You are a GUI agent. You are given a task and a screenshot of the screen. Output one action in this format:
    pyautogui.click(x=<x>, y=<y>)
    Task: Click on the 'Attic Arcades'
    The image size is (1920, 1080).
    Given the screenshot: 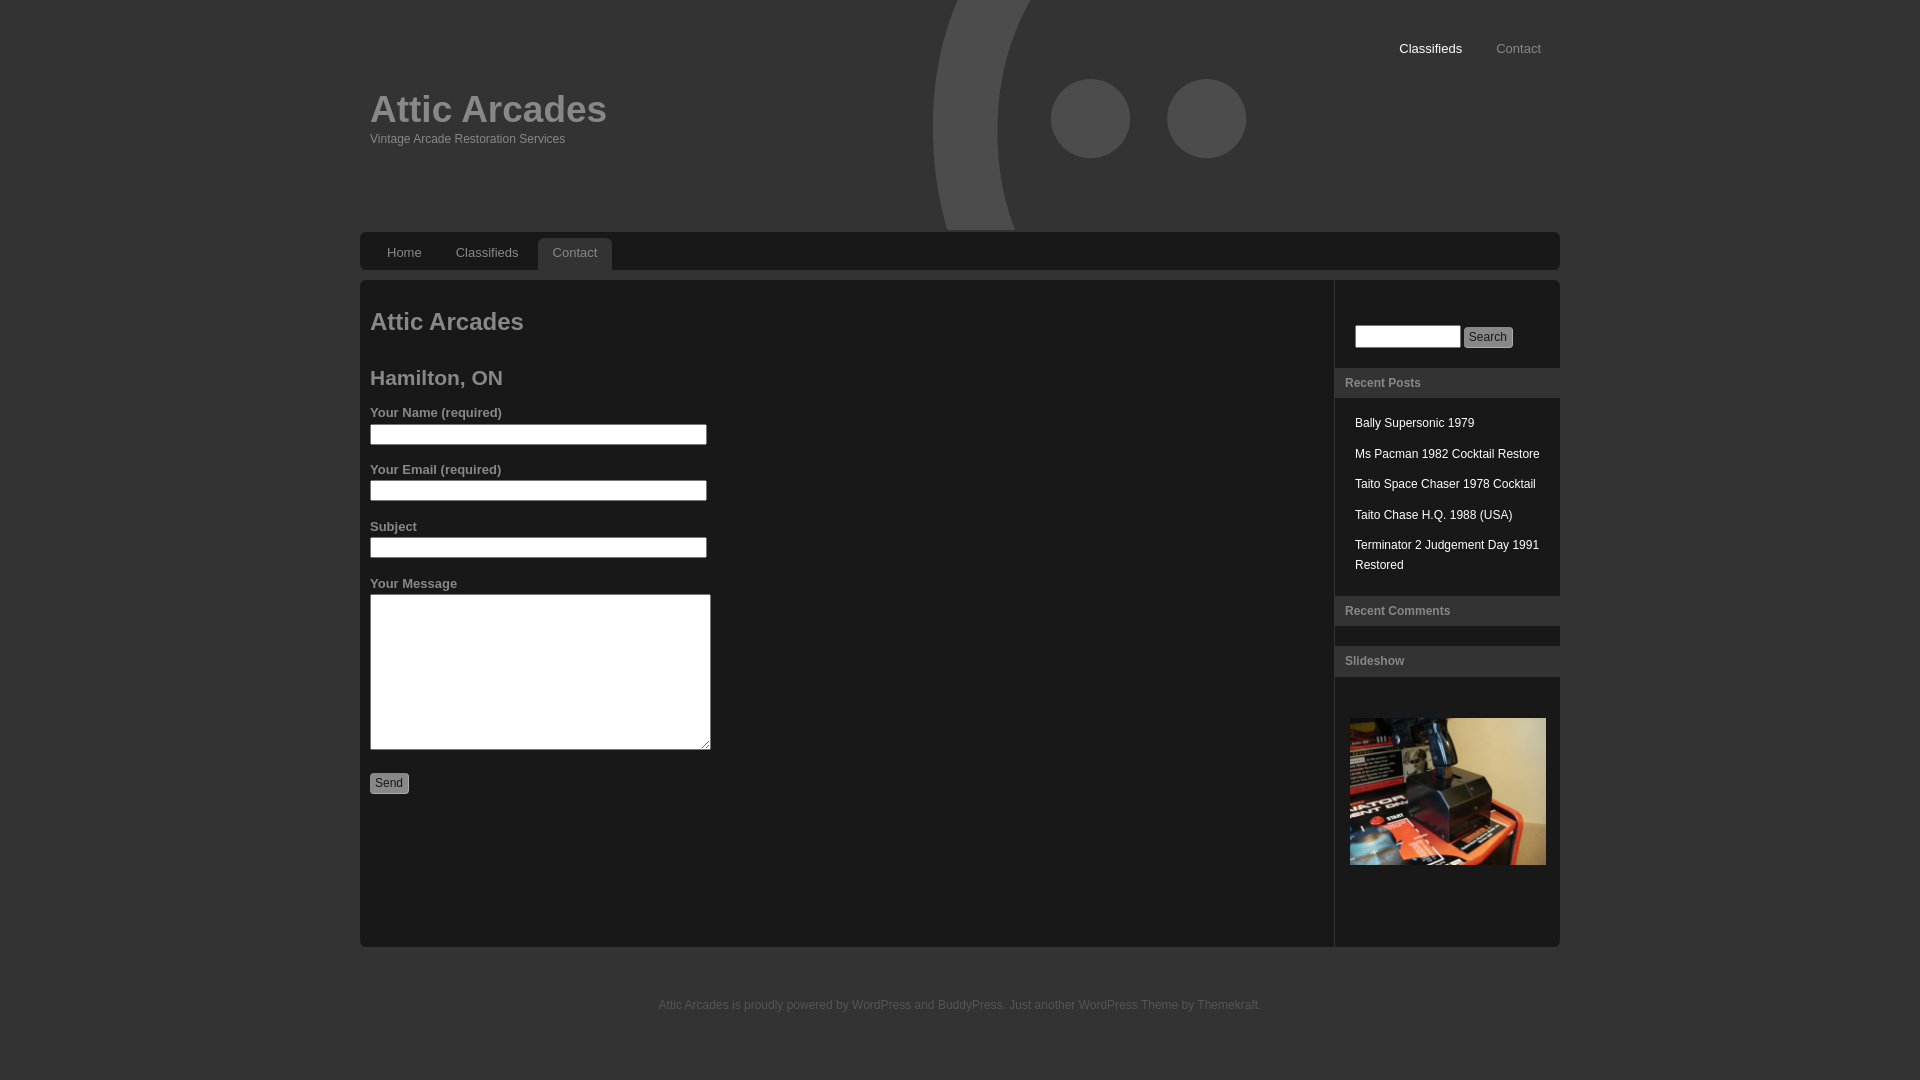 What is the action you would take?
    pyautogui.click(x=488, y=109)
    